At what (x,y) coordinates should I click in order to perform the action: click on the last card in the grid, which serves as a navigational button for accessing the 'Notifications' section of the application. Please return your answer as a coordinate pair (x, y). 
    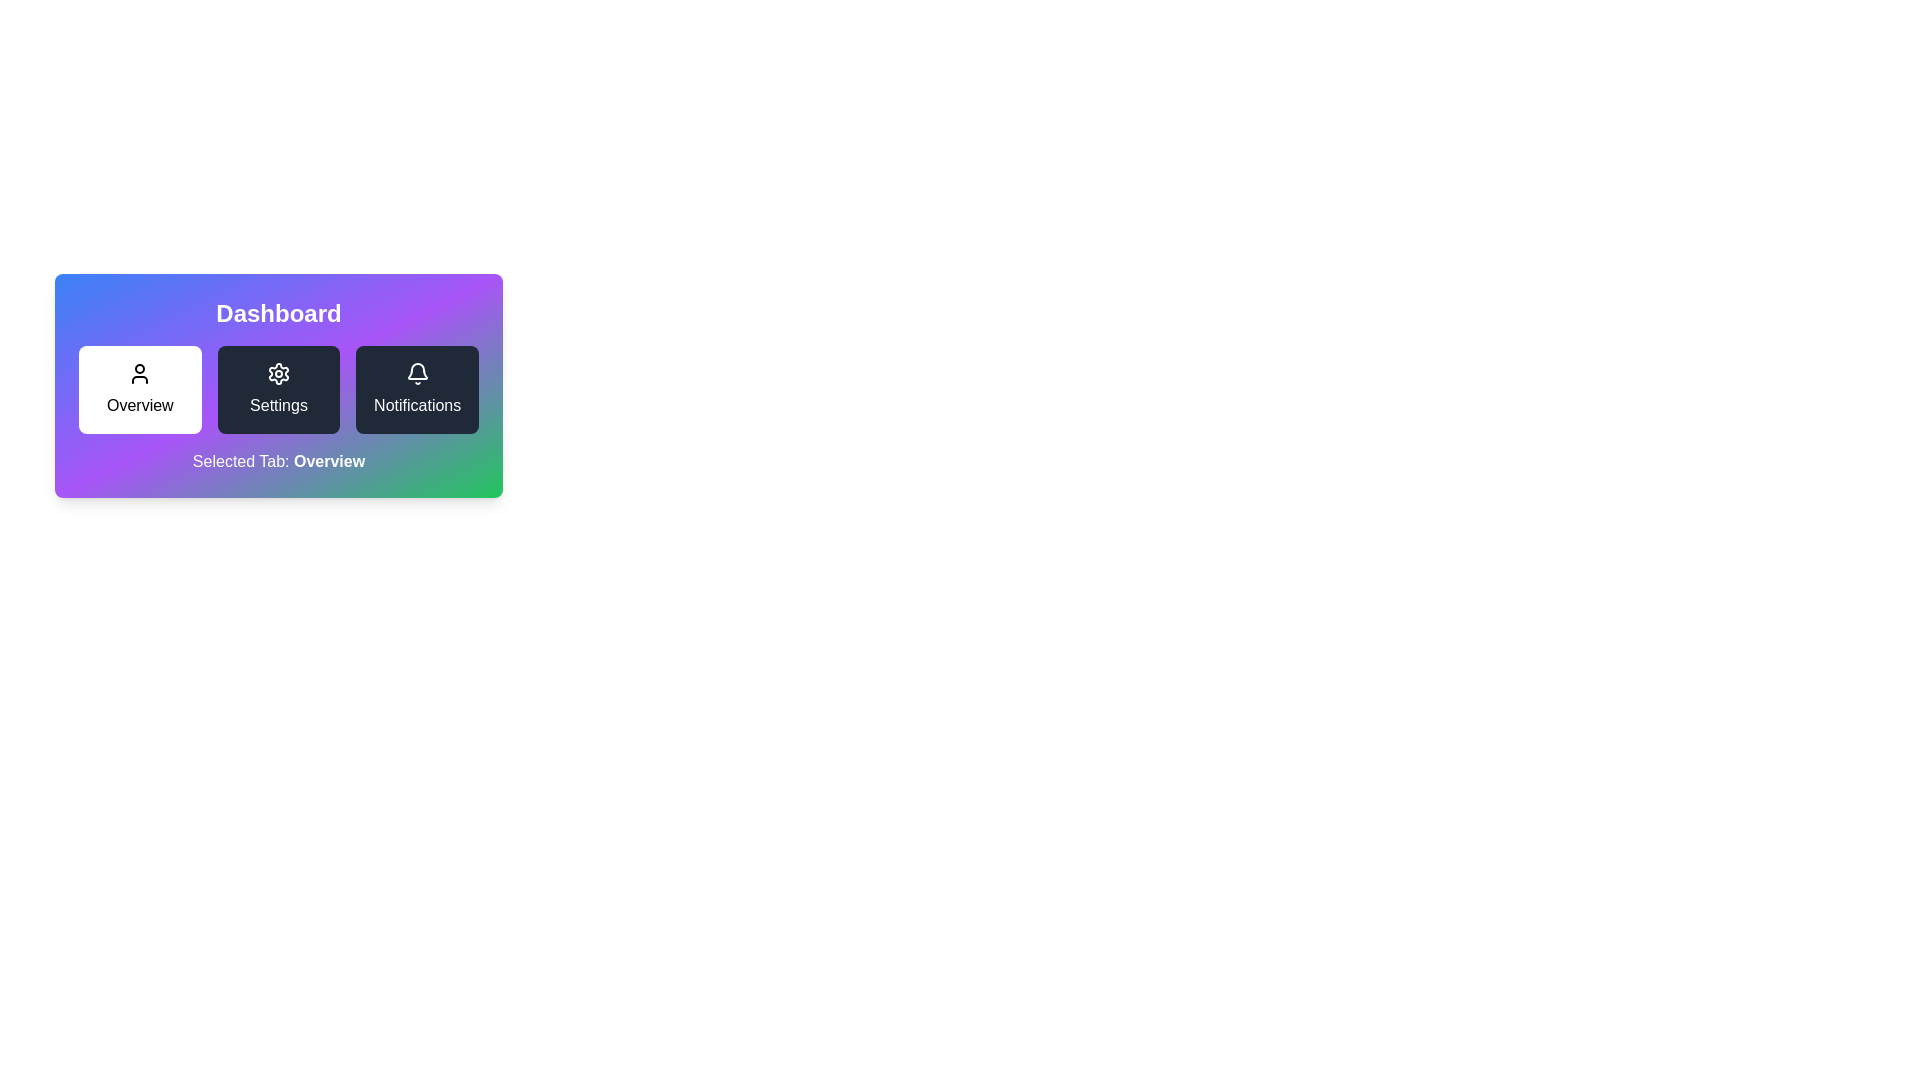
    Looking at the image, I should click on (416, 389).